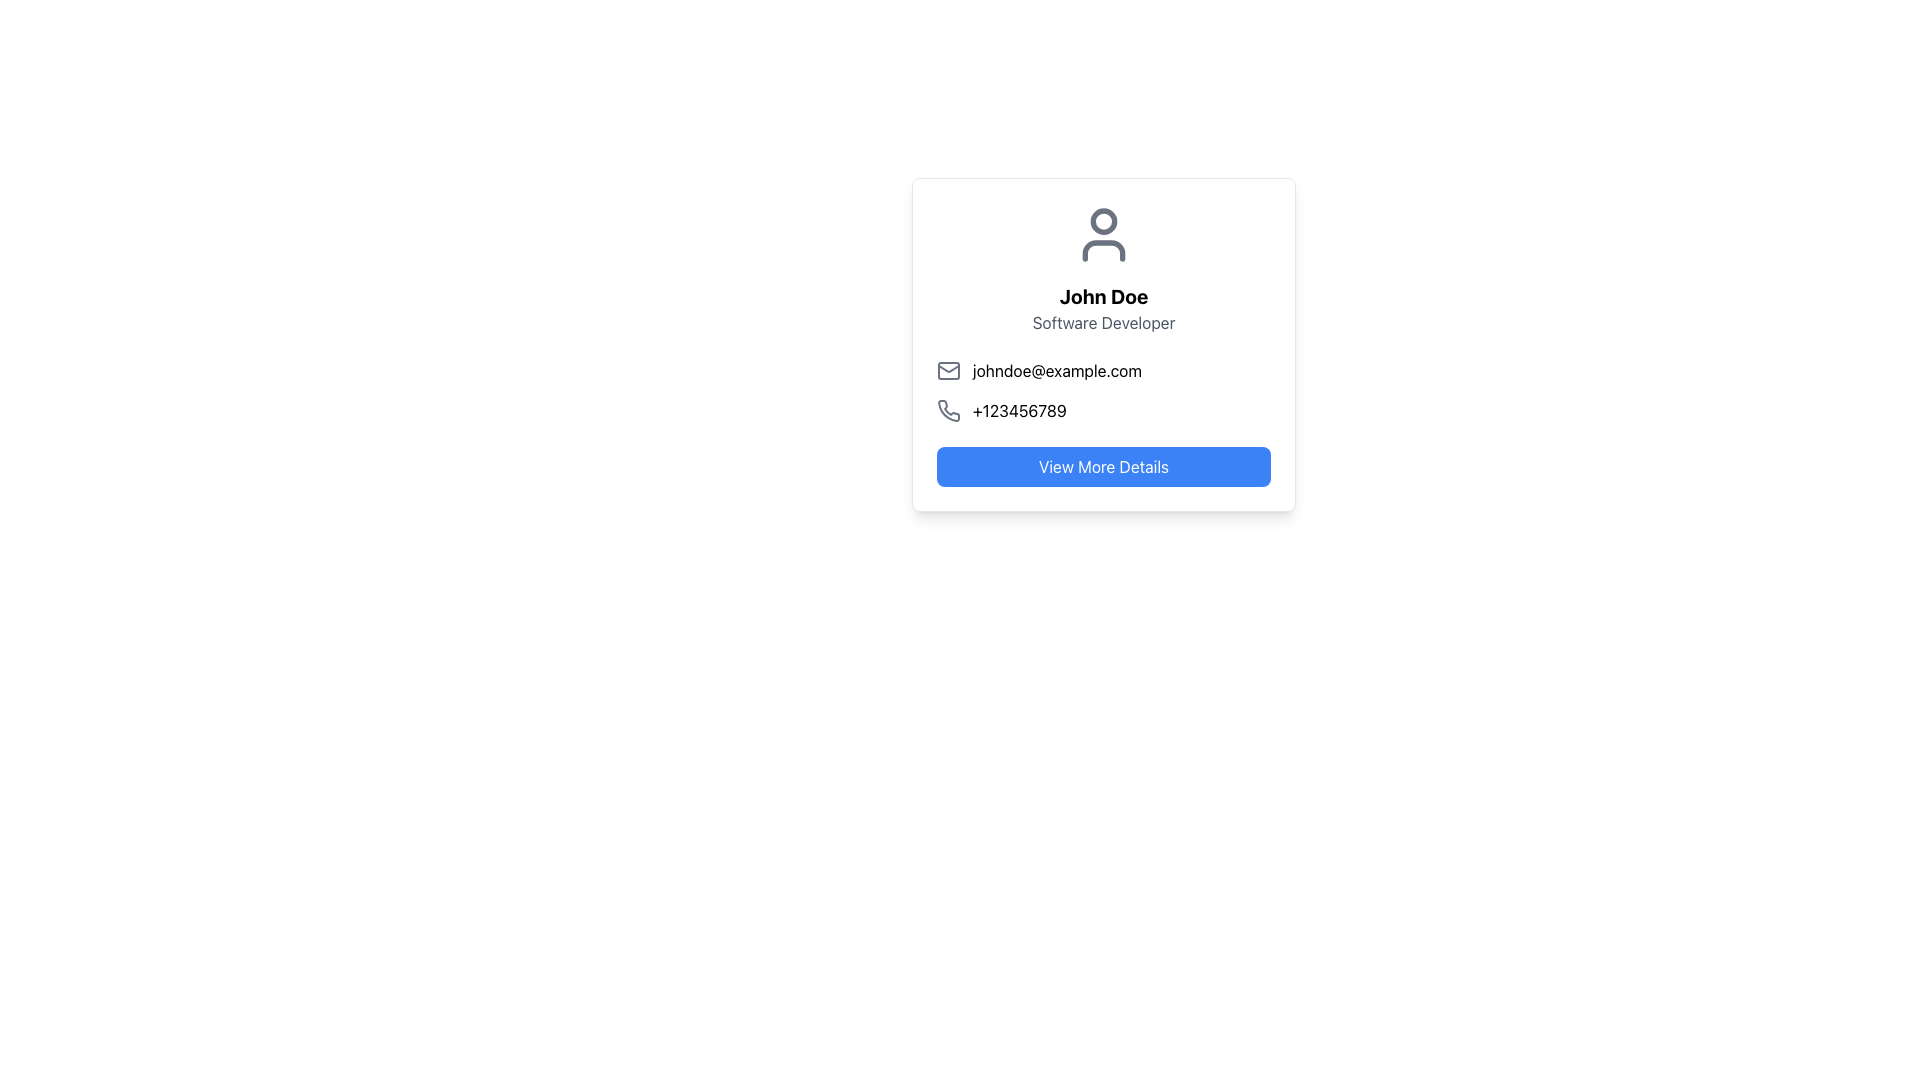  What do you see at coordinates (1019, 410) in the screenshot?
I see `the phone number '+123456789' displayed in the profile card, which is located to the right of the telephone icon` at bounding box center [1019, 410].